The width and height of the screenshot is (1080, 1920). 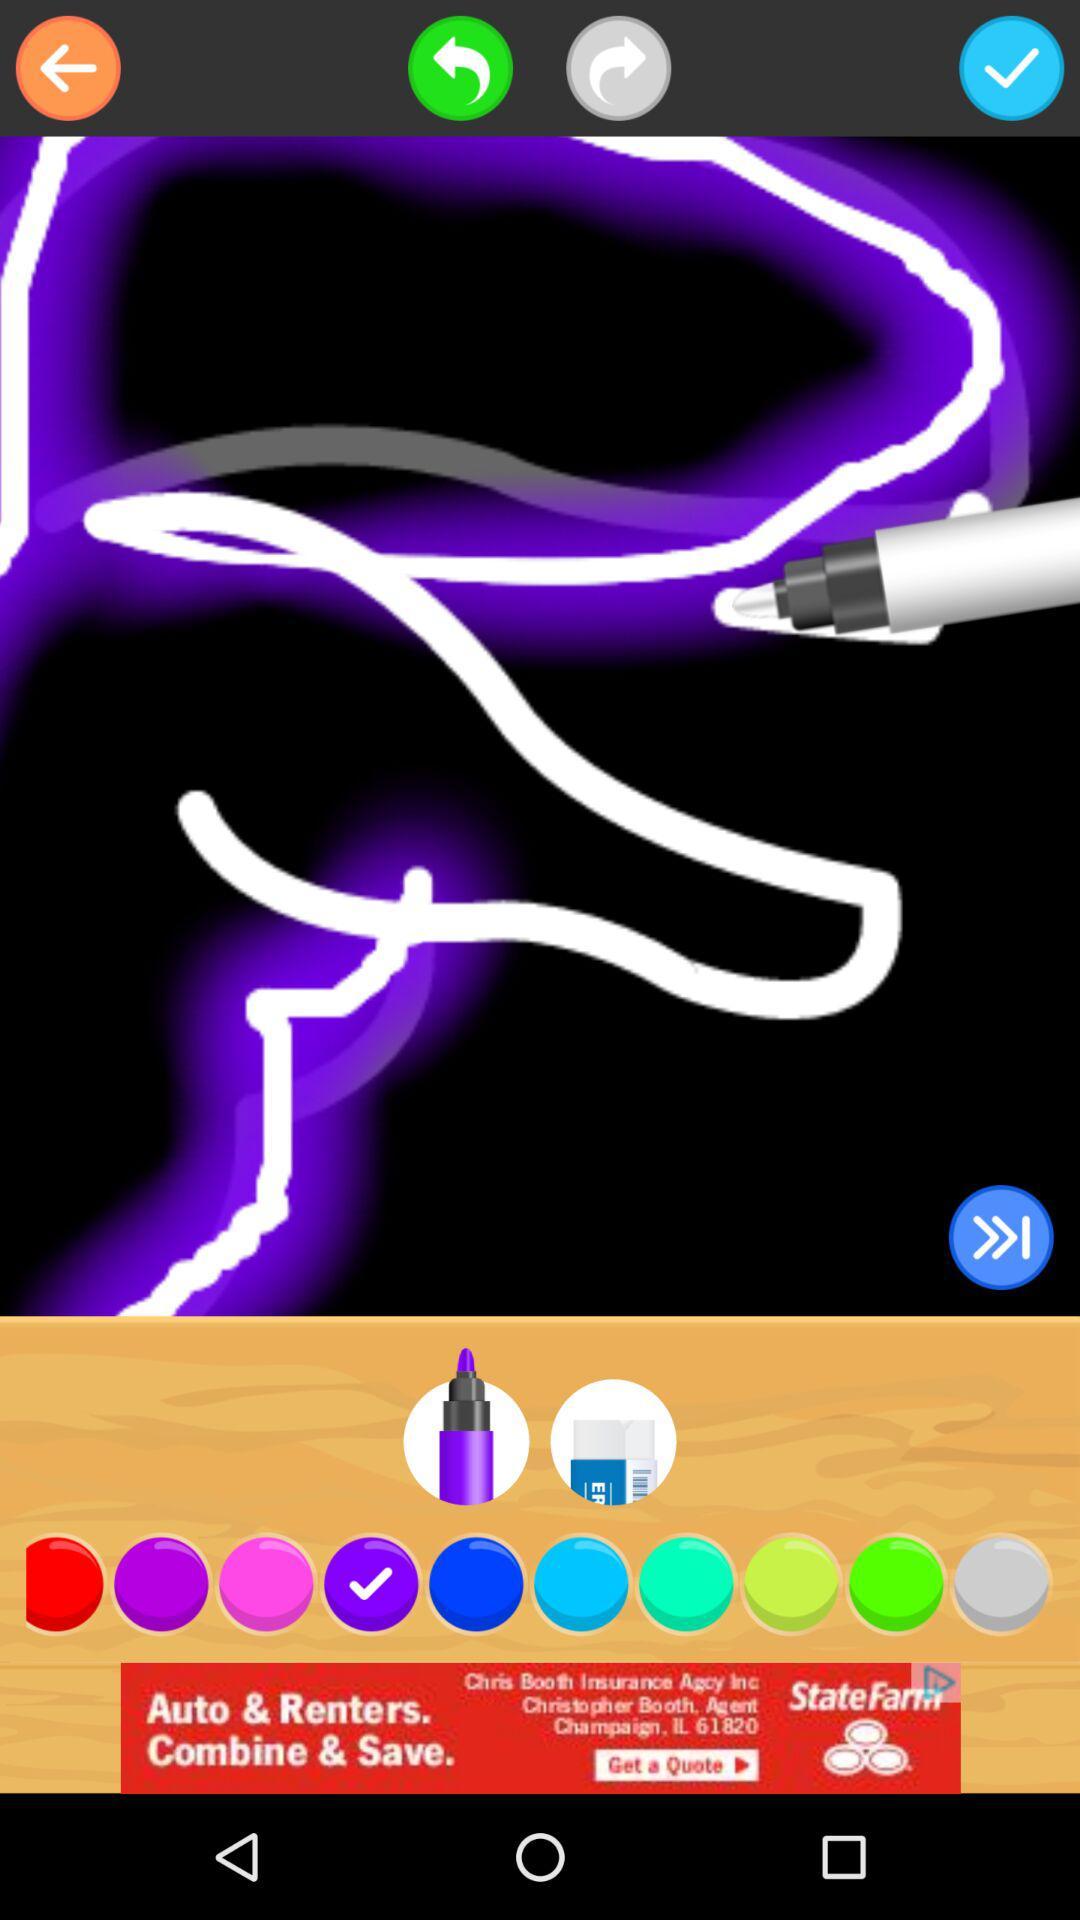 What do you see at coordinates (1011, 68) in the screenshot?
I see `the item at the top right corner` at bounding box center [1011, 68].